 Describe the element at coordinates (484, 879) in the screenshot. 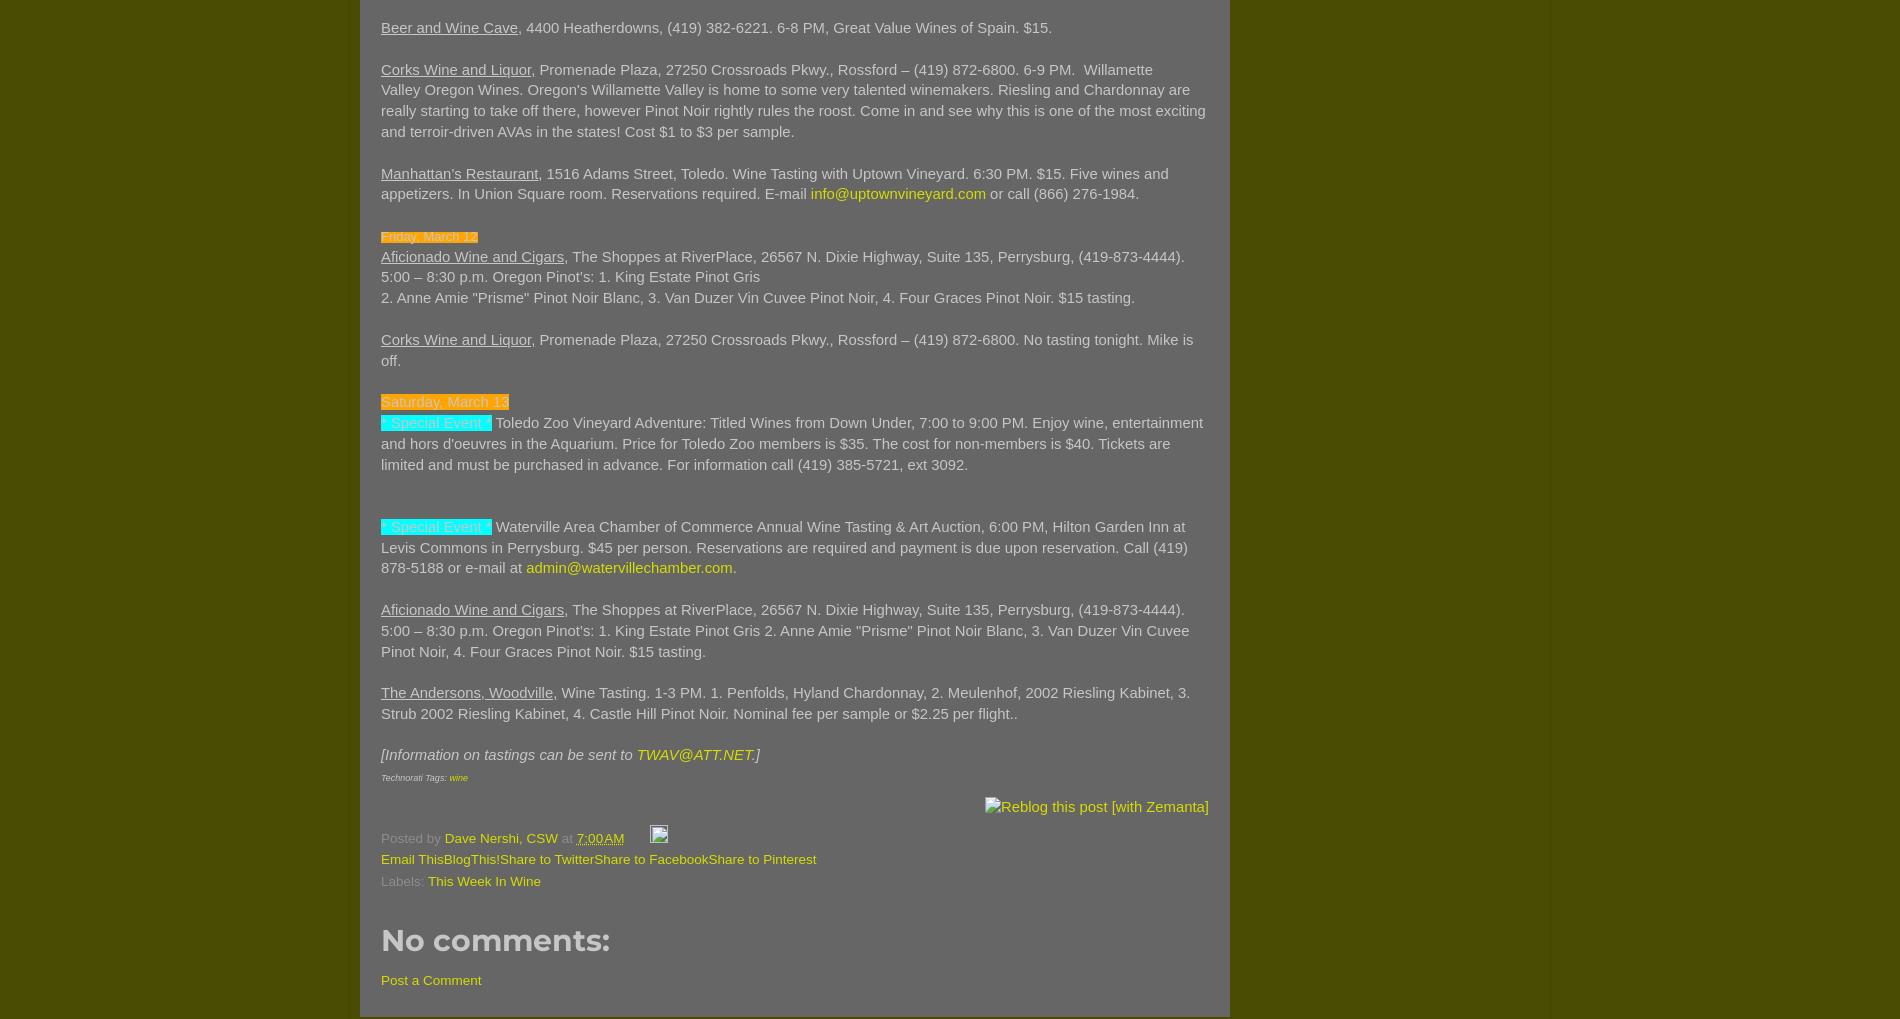

I see `'This Week In Wine'` at that location.